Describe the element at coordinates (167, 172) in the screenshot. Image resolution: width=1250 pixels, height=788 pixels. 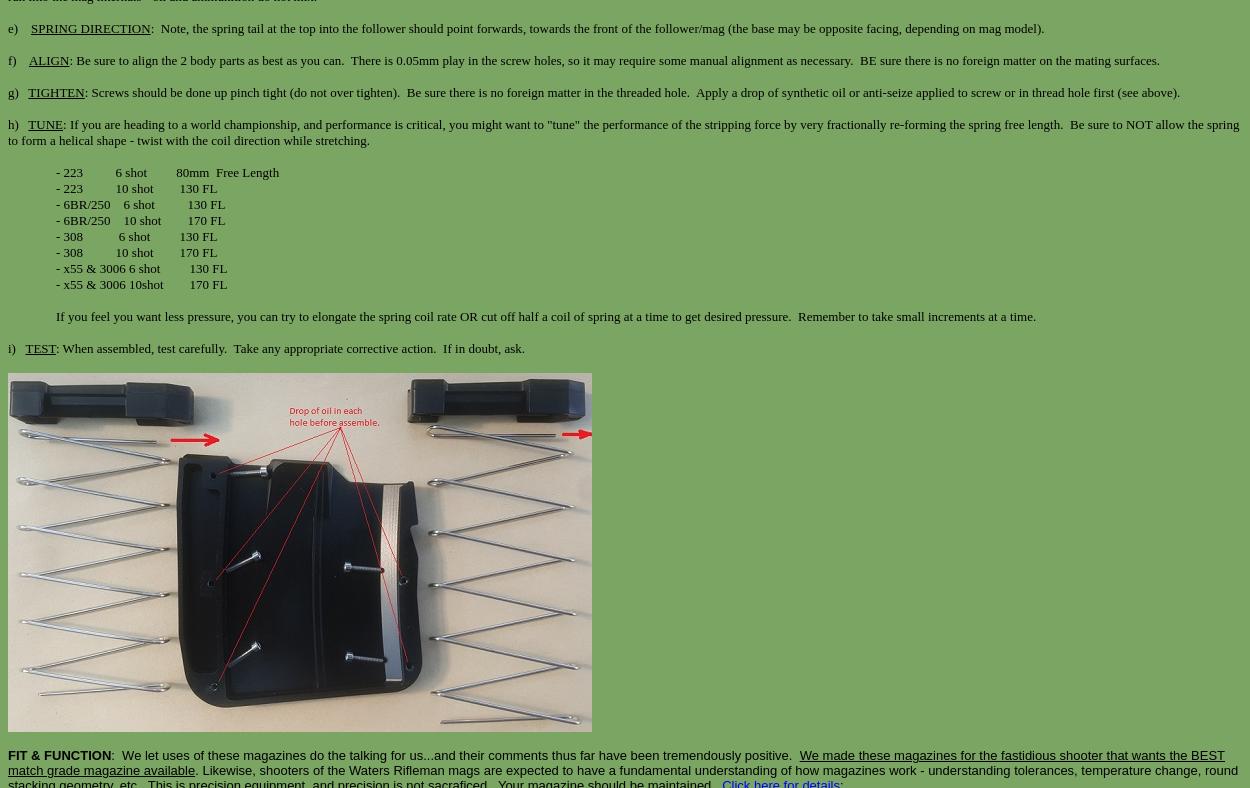
I see `'- 223          6 
shot         80mm  Free Length'` at that location.